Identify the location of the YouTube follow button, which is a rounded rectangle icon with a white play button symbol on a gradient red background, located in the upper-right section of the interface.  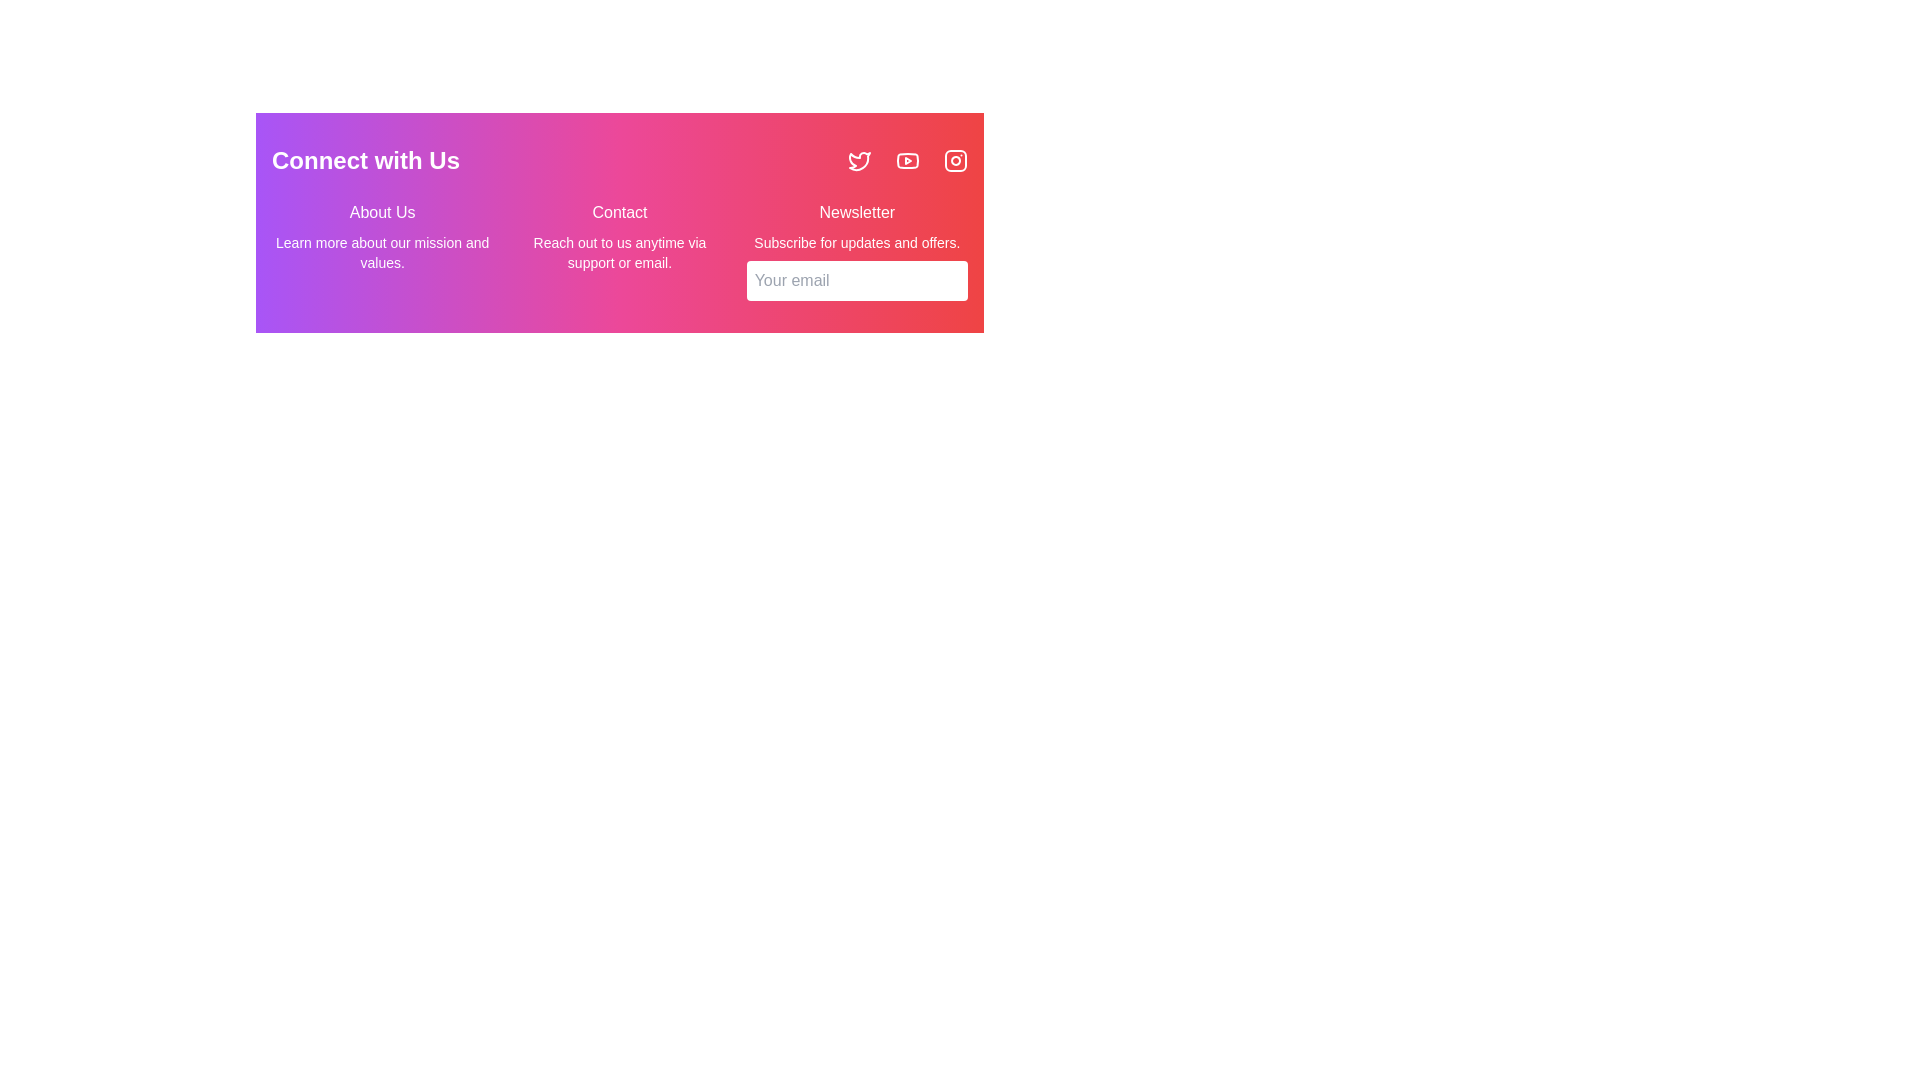
(906, 160).